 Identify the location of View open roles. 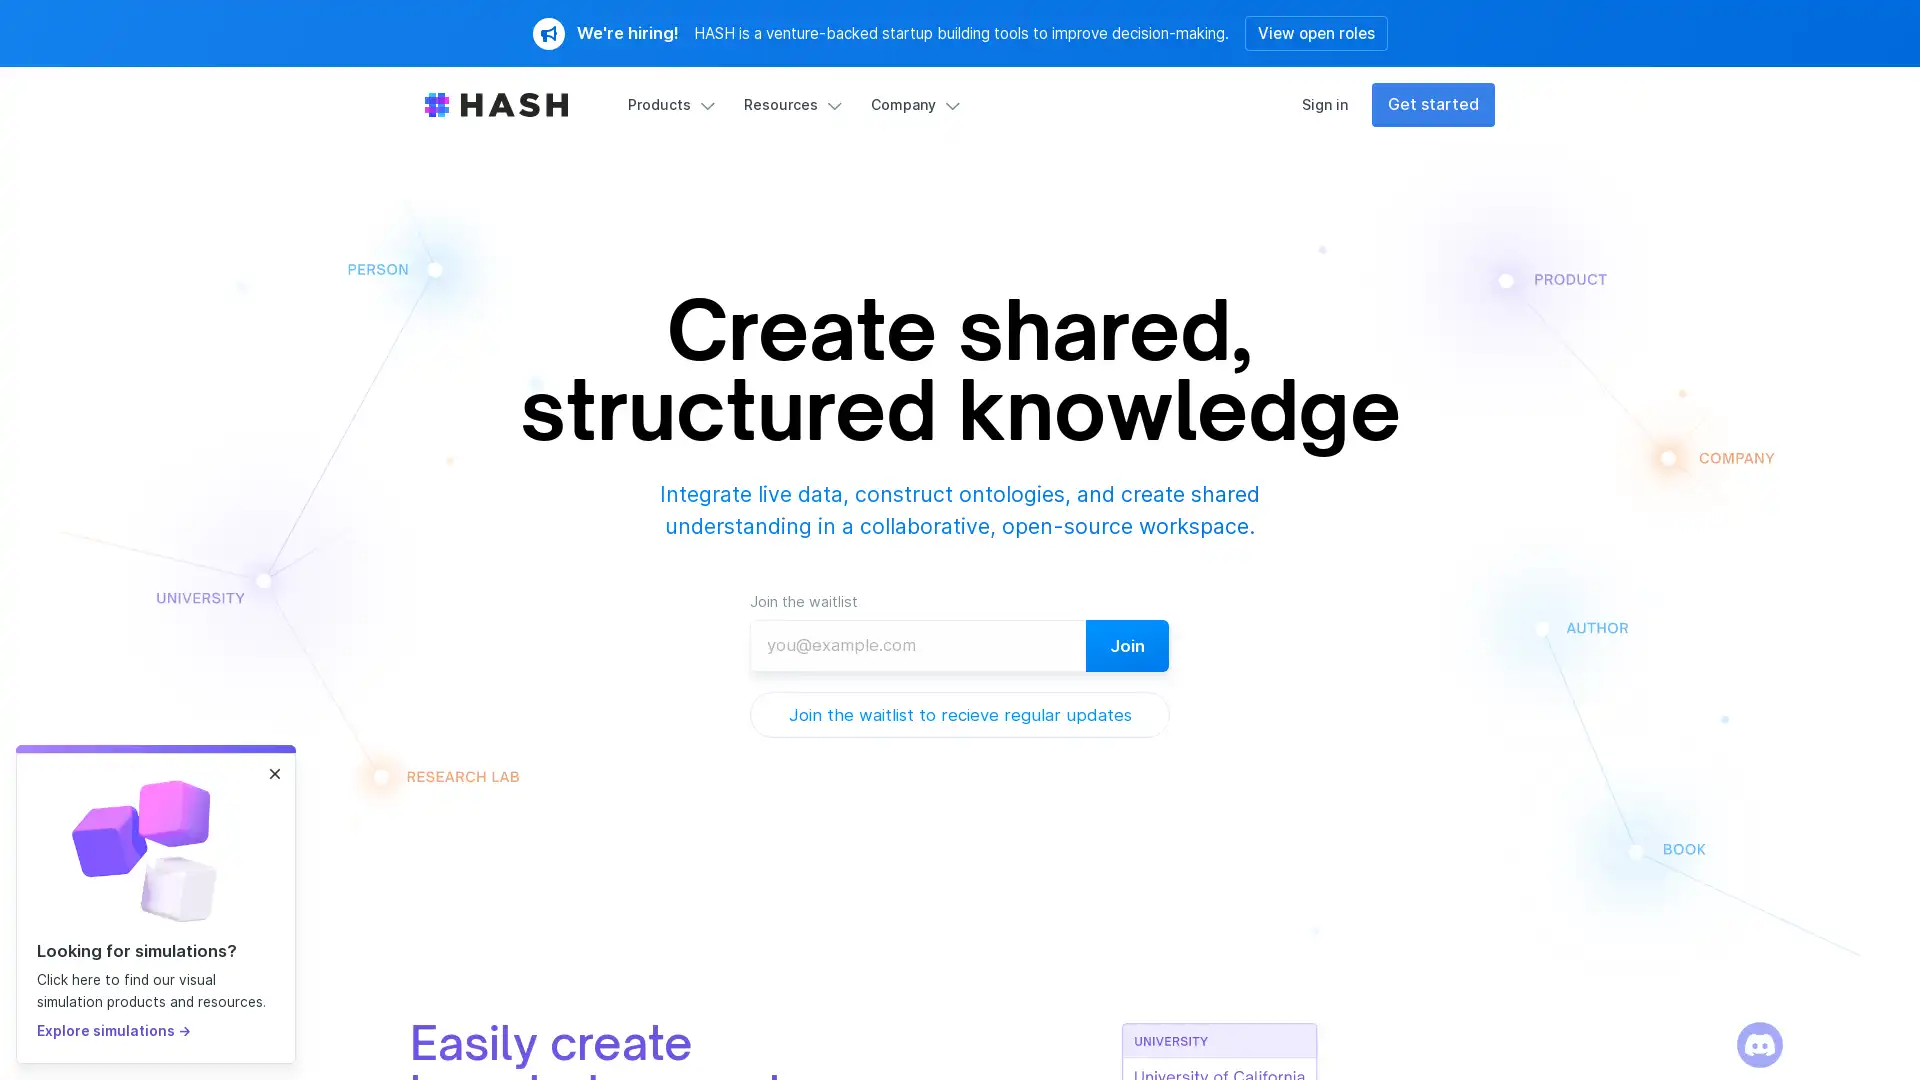
(1315, 33).